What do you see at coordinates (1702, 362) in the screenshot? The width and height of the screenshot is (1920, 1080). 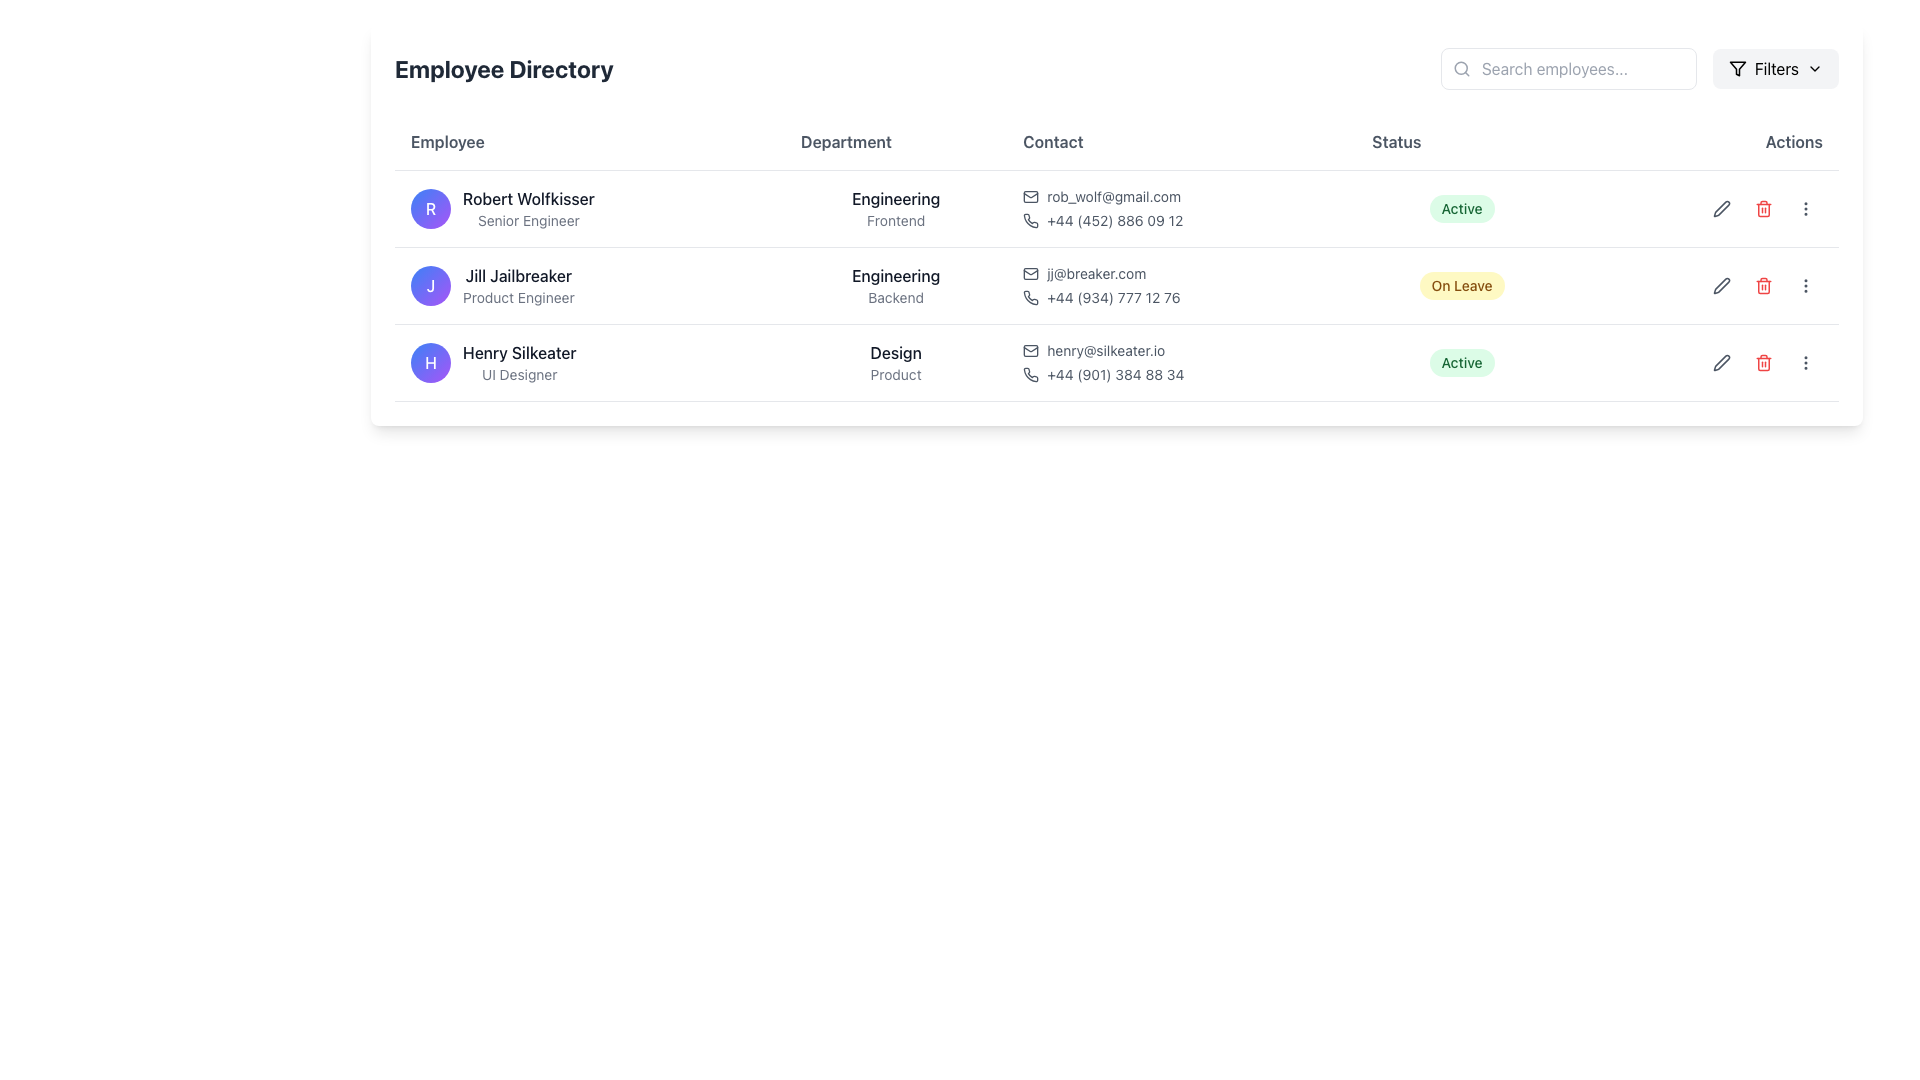 I see `the decorative icon located in the 'Actions' column next to the edit and delete icons for the row associated with 'Henry Silkeater'` at bounding box center [1702, 362].